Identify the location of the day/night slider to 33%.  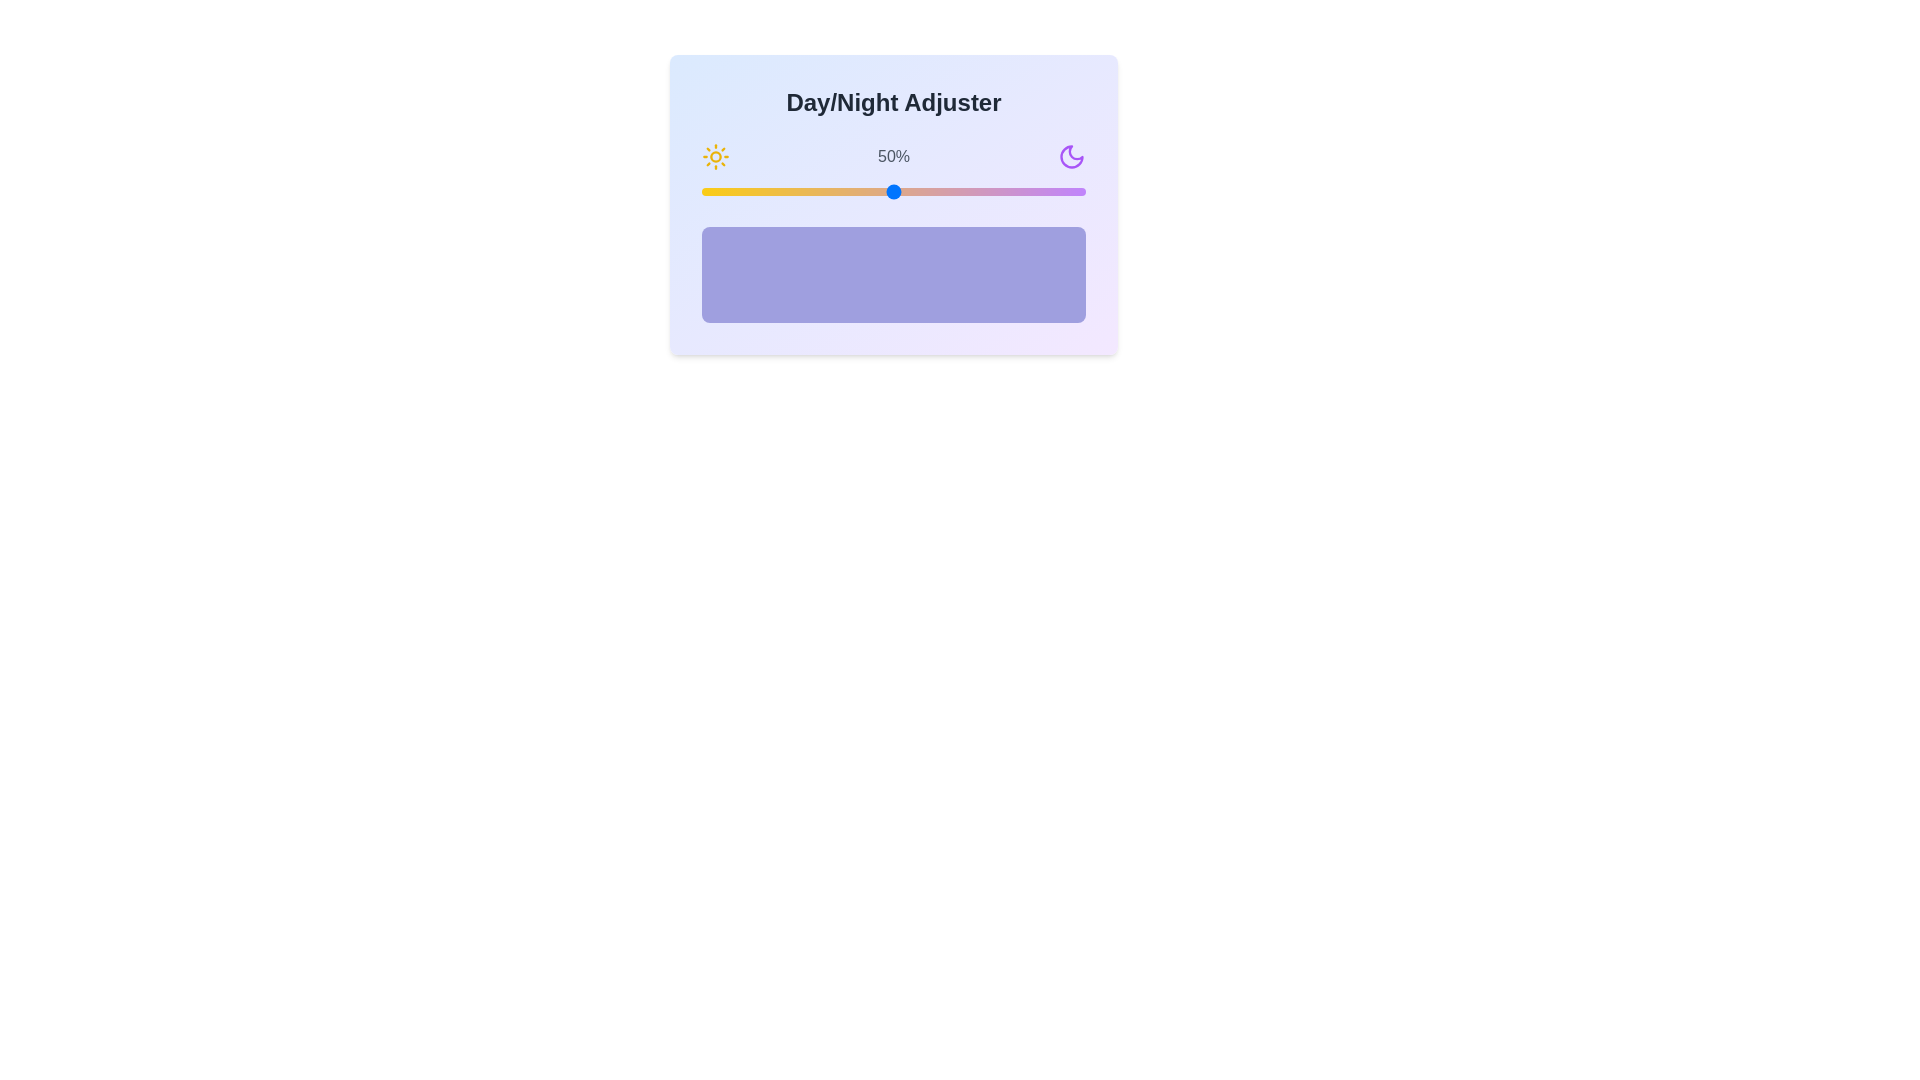
(828, 192).